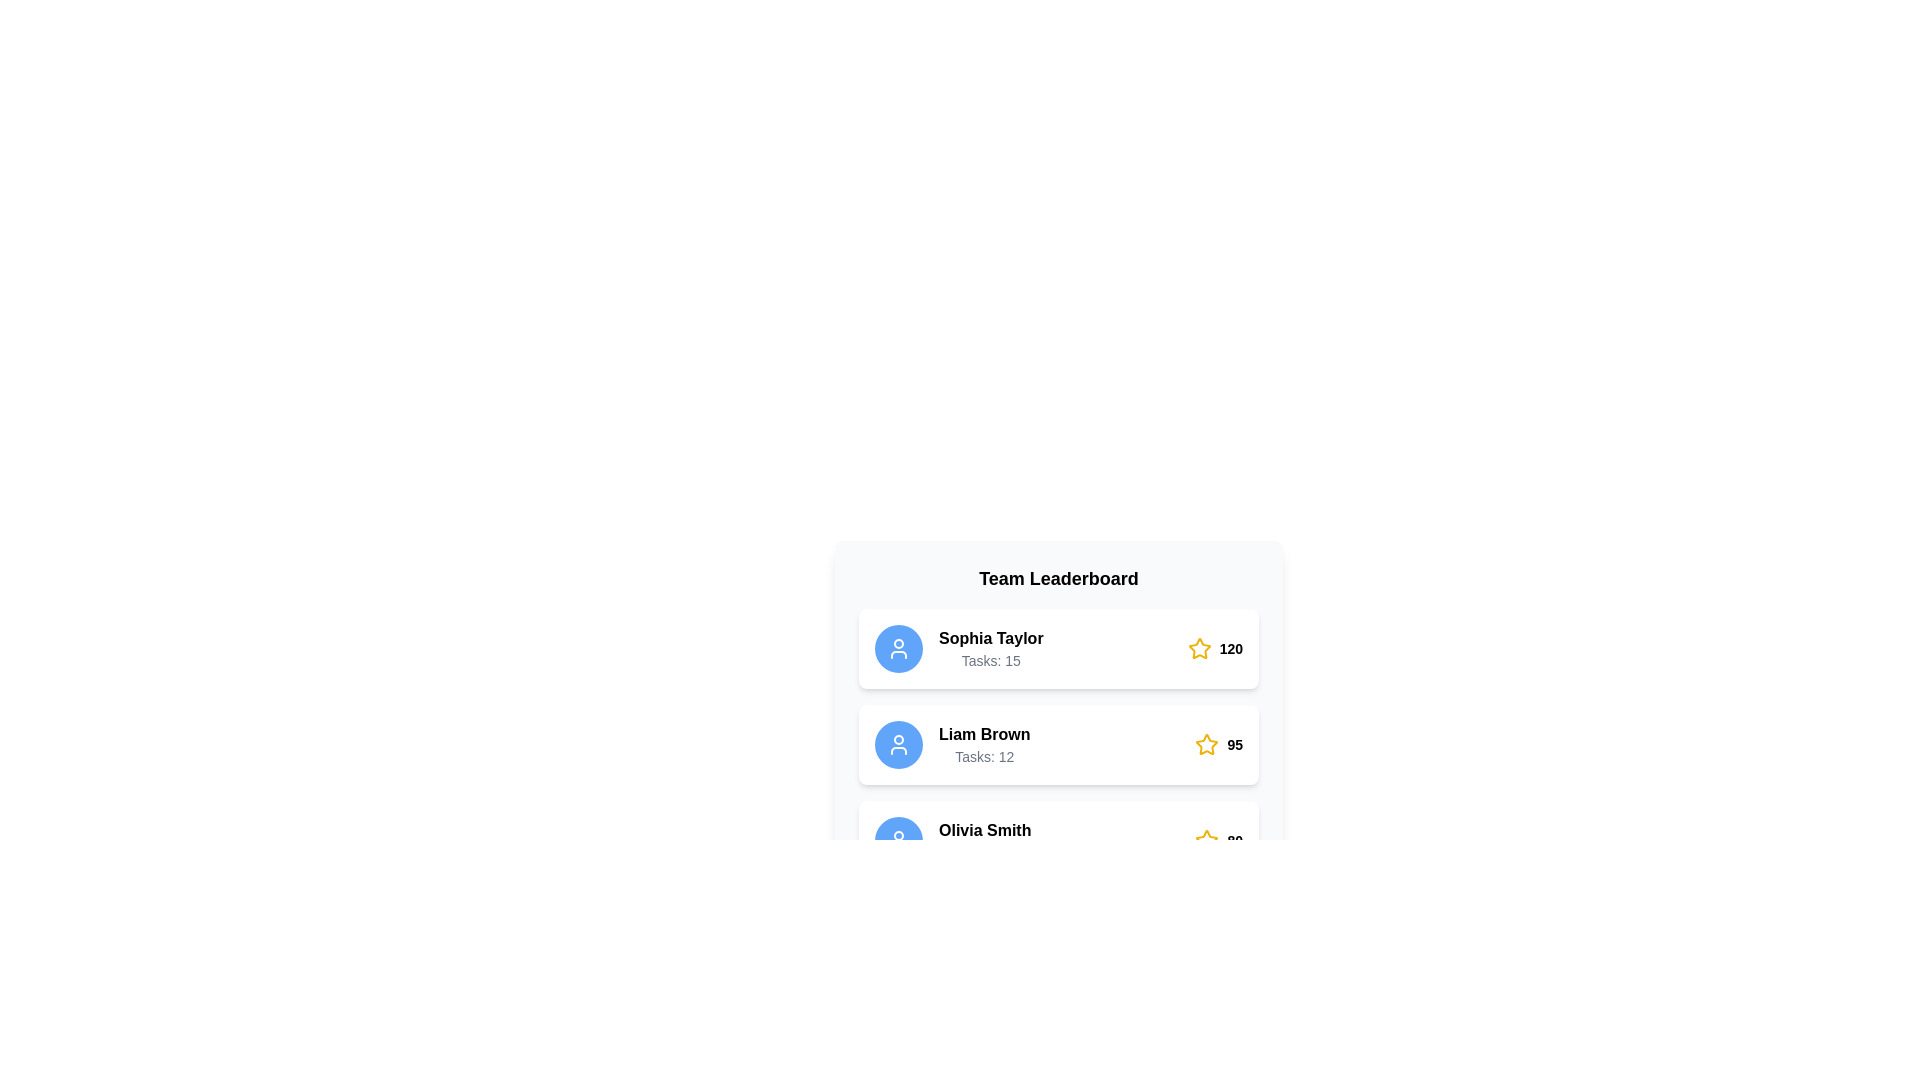 This screenshot has width=1920, height=1080. I want to click on the circular blue icon with a white user symbol located in the second row of the leaderboard, to the left of the text 'Liam Brown', so click(897, 744).